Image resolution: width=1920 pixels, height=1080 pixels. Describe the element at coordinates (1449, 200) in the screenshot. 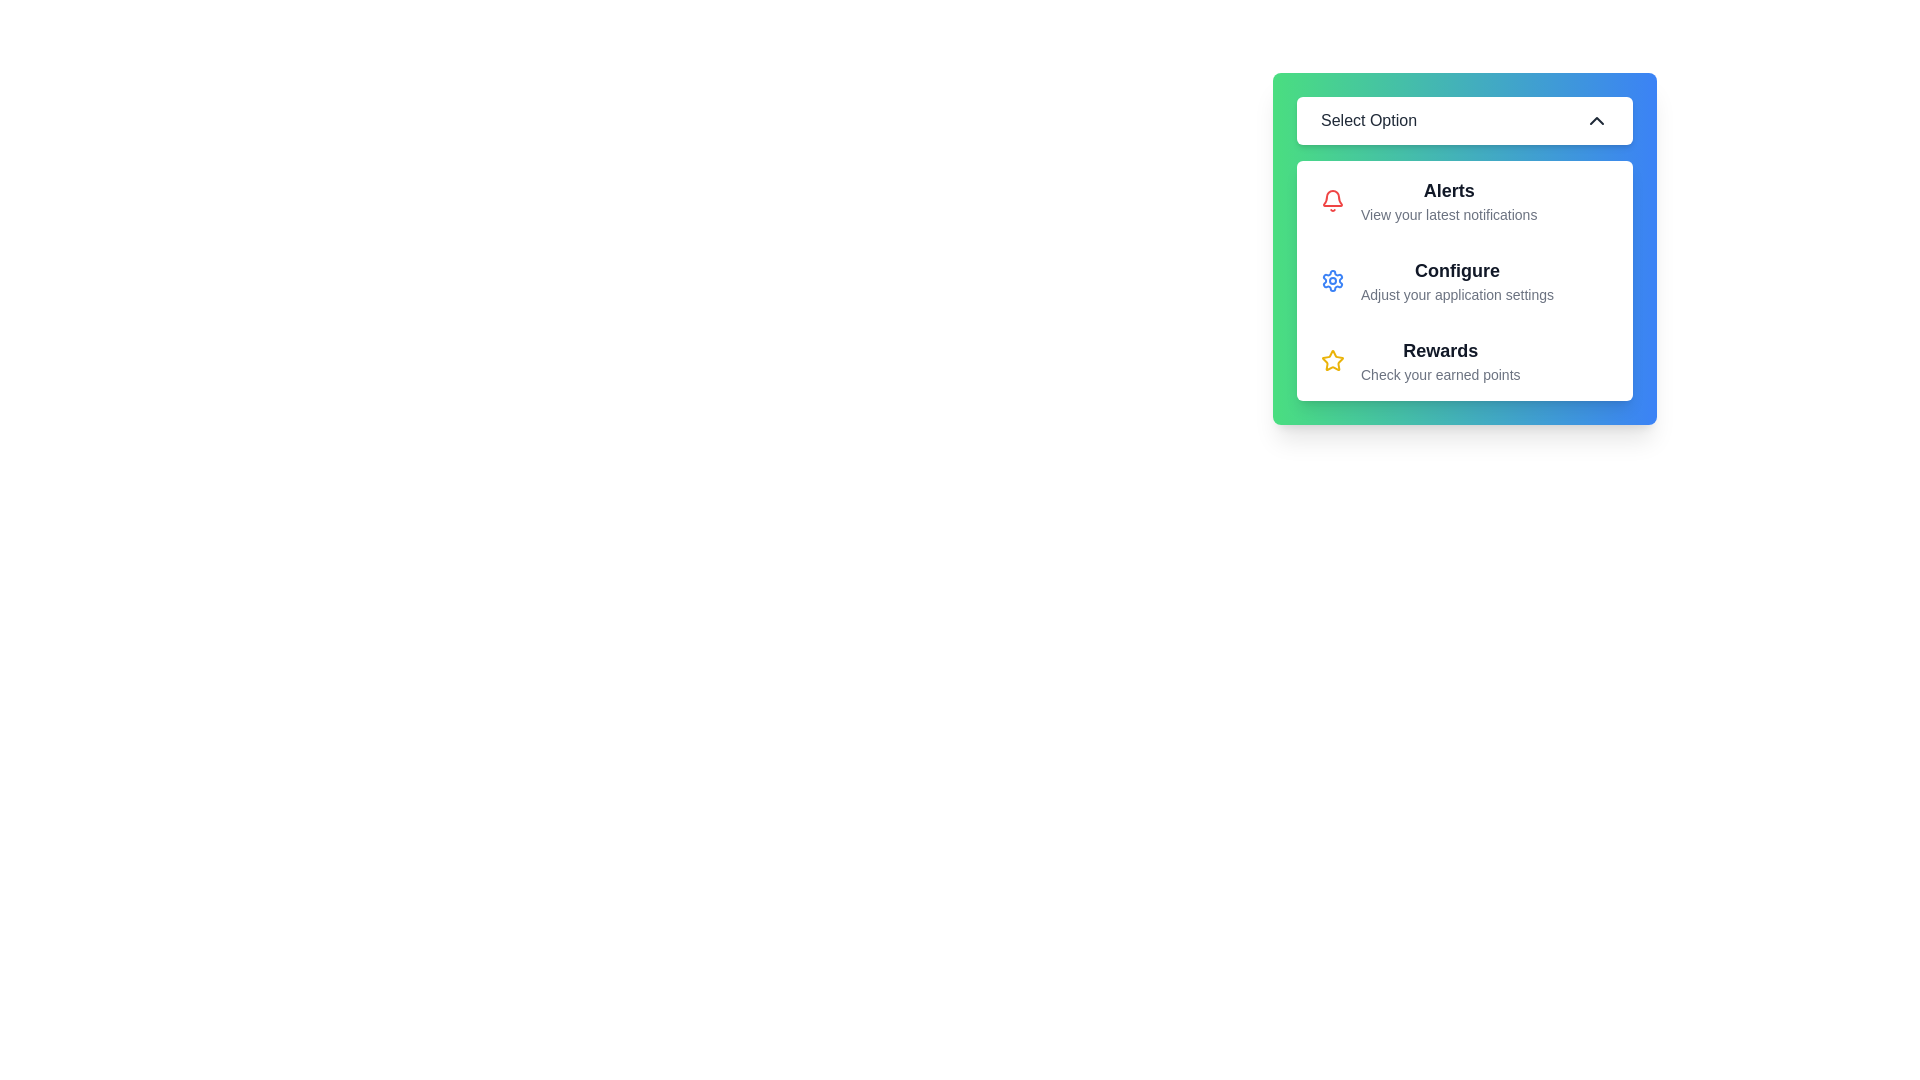

I see `the 'Alerts' text label in the dropdown menu` at that location.